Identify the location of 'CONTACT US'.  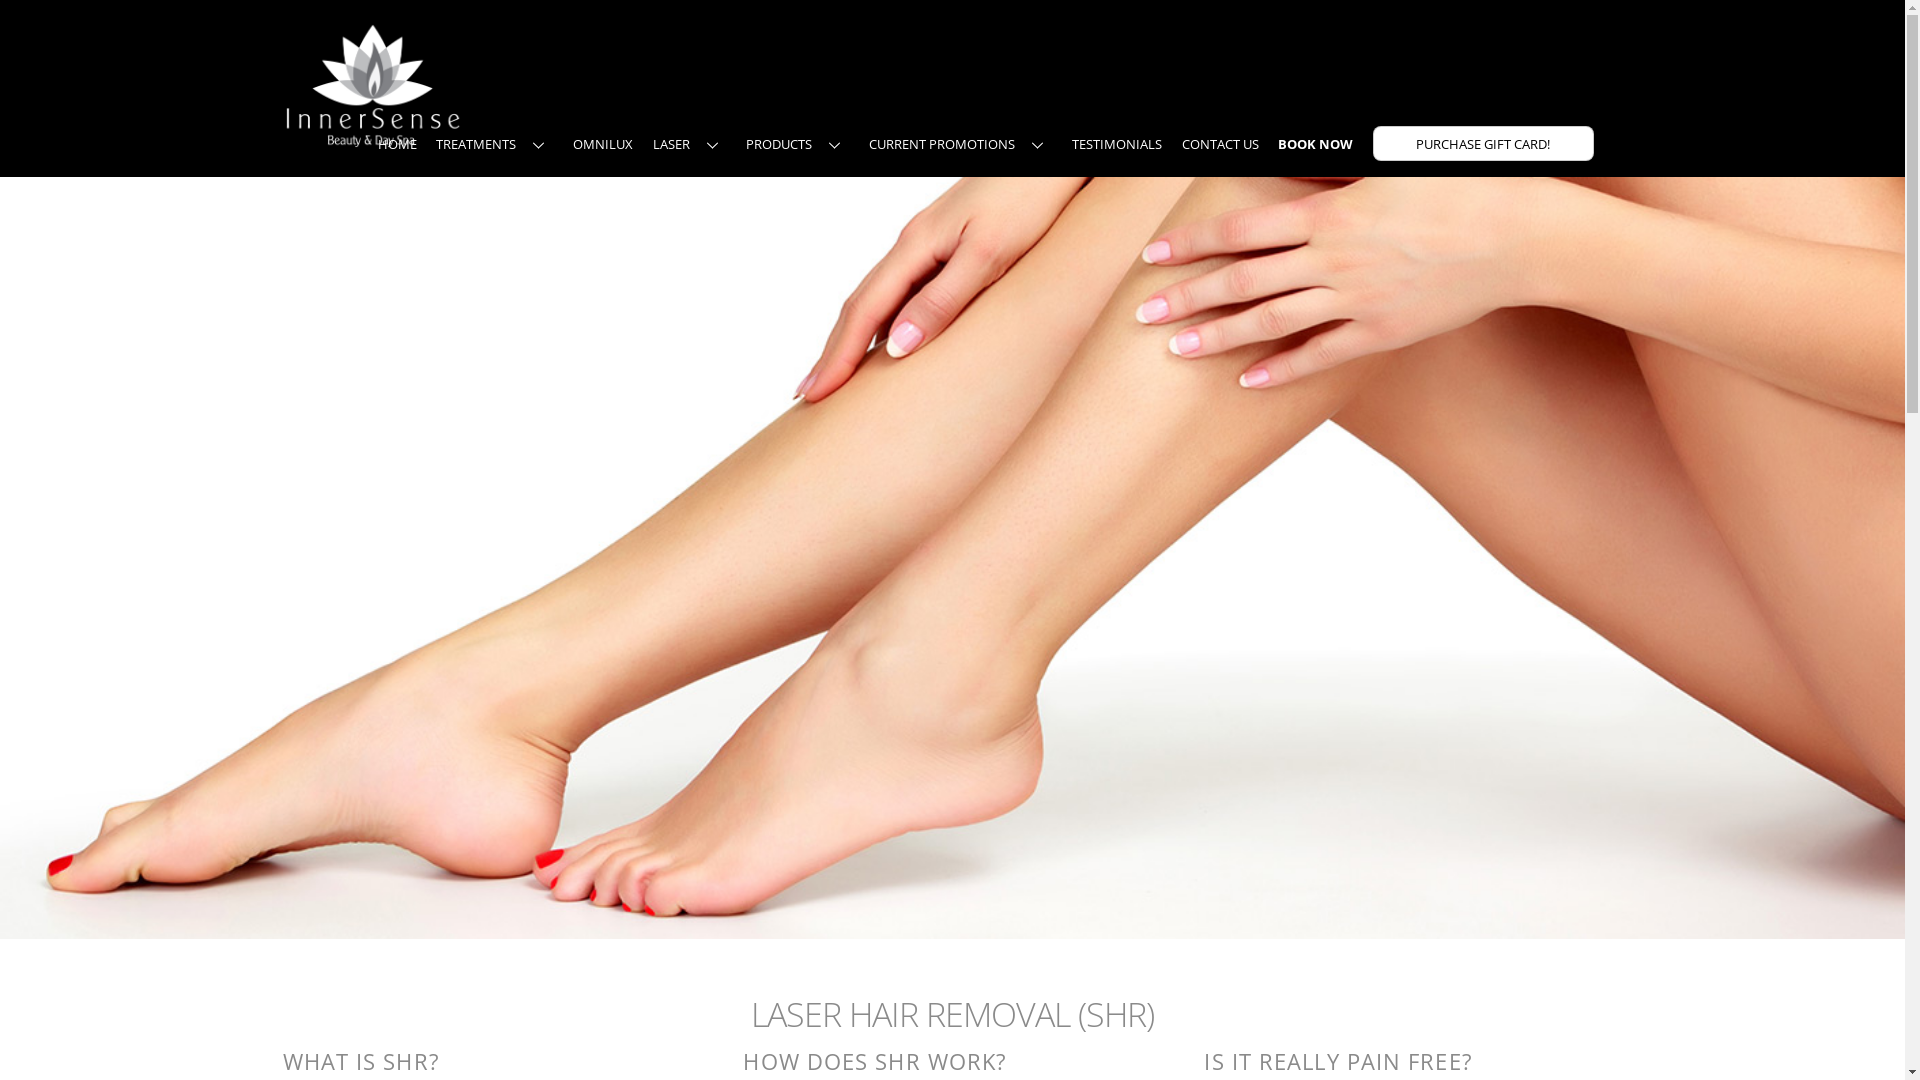
(1174, 142).